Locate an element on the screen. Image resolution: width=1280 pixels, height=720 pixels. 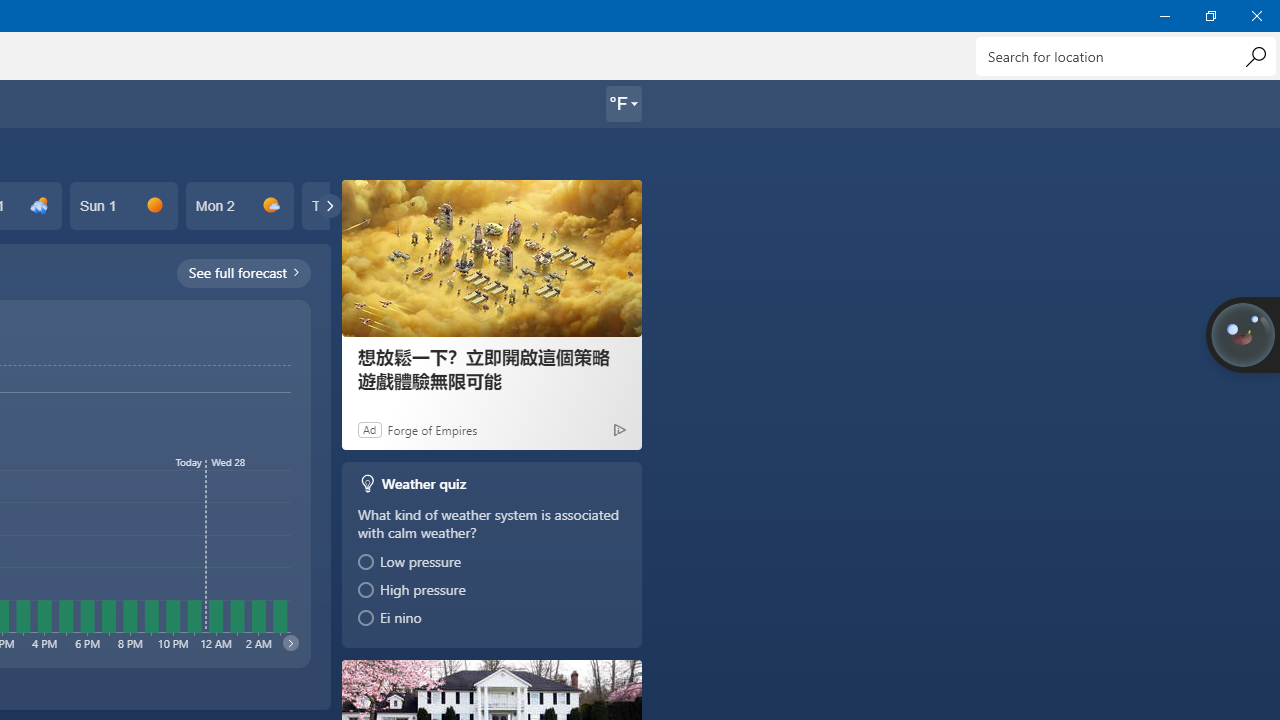
'Search for location' is located at coordinates (1125, 55).